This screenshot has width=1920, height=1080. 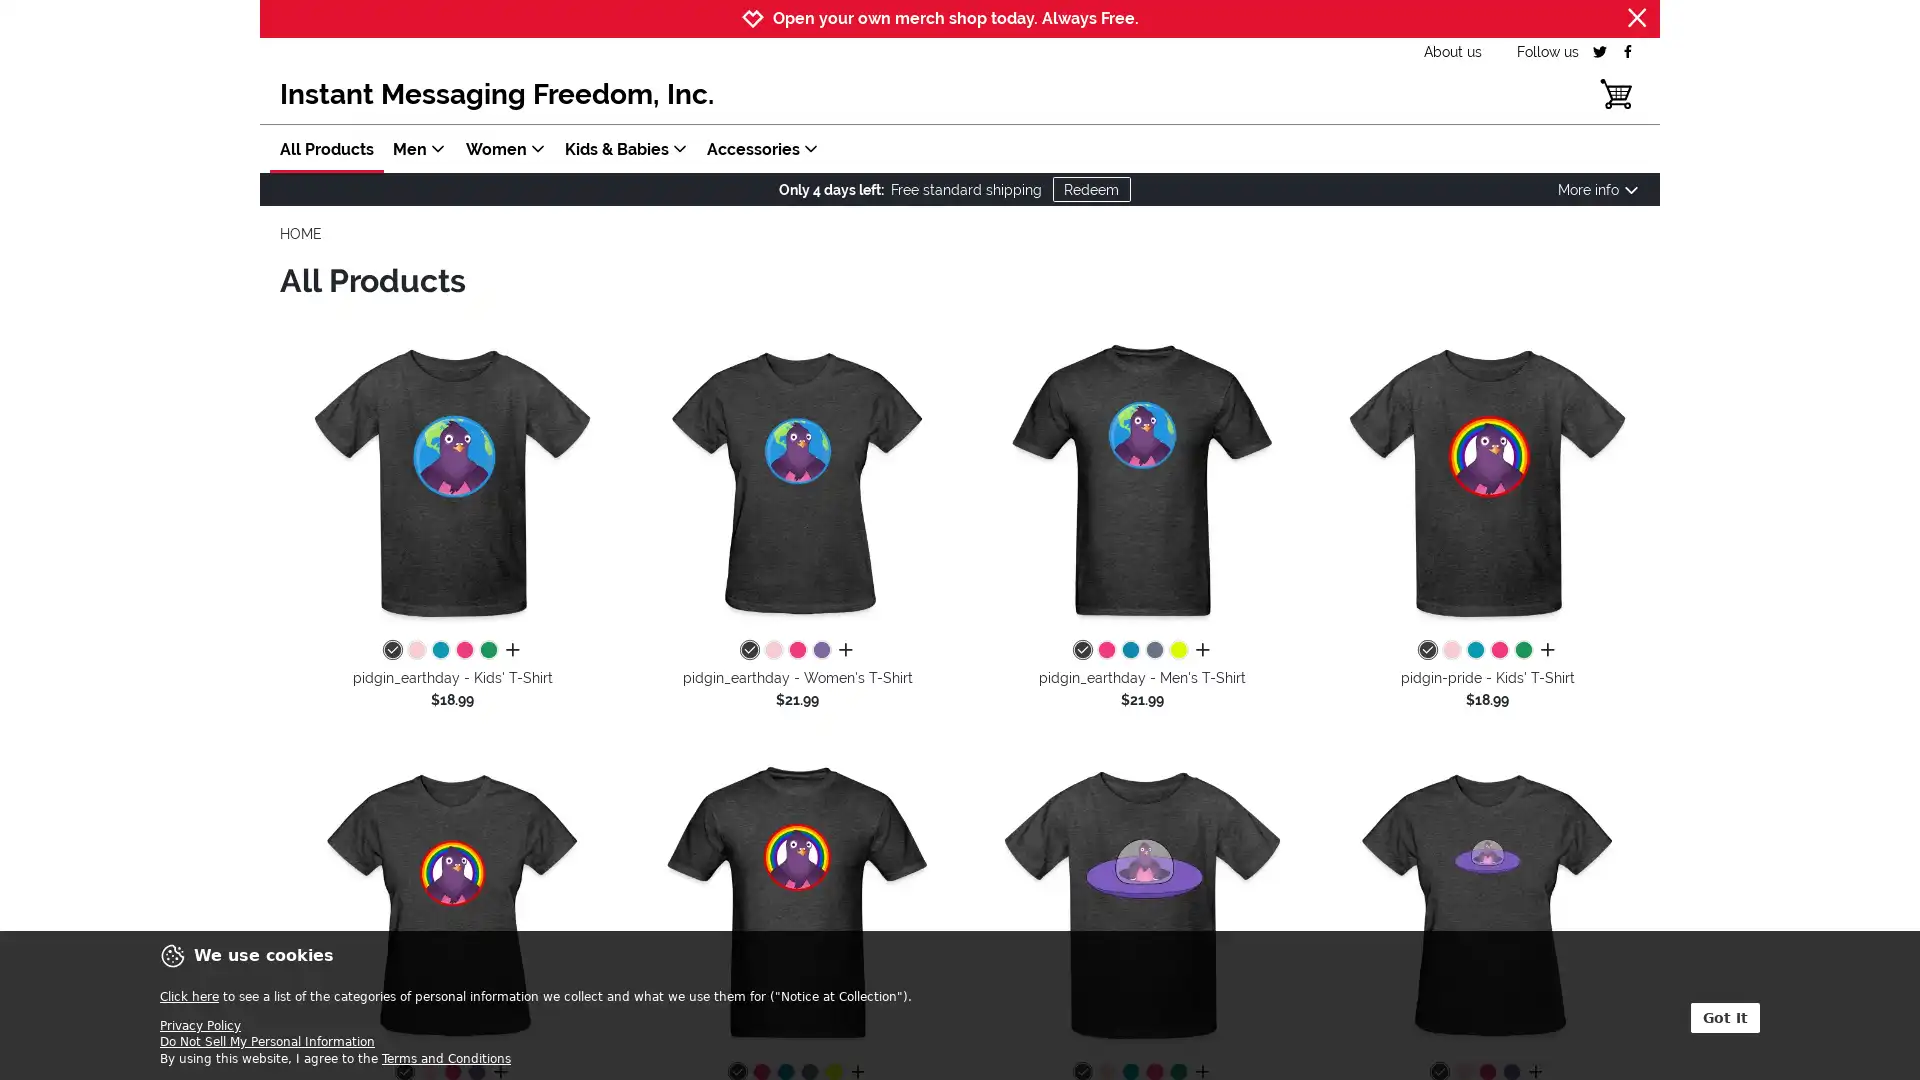 I want to click on pidgin-pride - Men's T-Shirt, so click(x=796, y=904).